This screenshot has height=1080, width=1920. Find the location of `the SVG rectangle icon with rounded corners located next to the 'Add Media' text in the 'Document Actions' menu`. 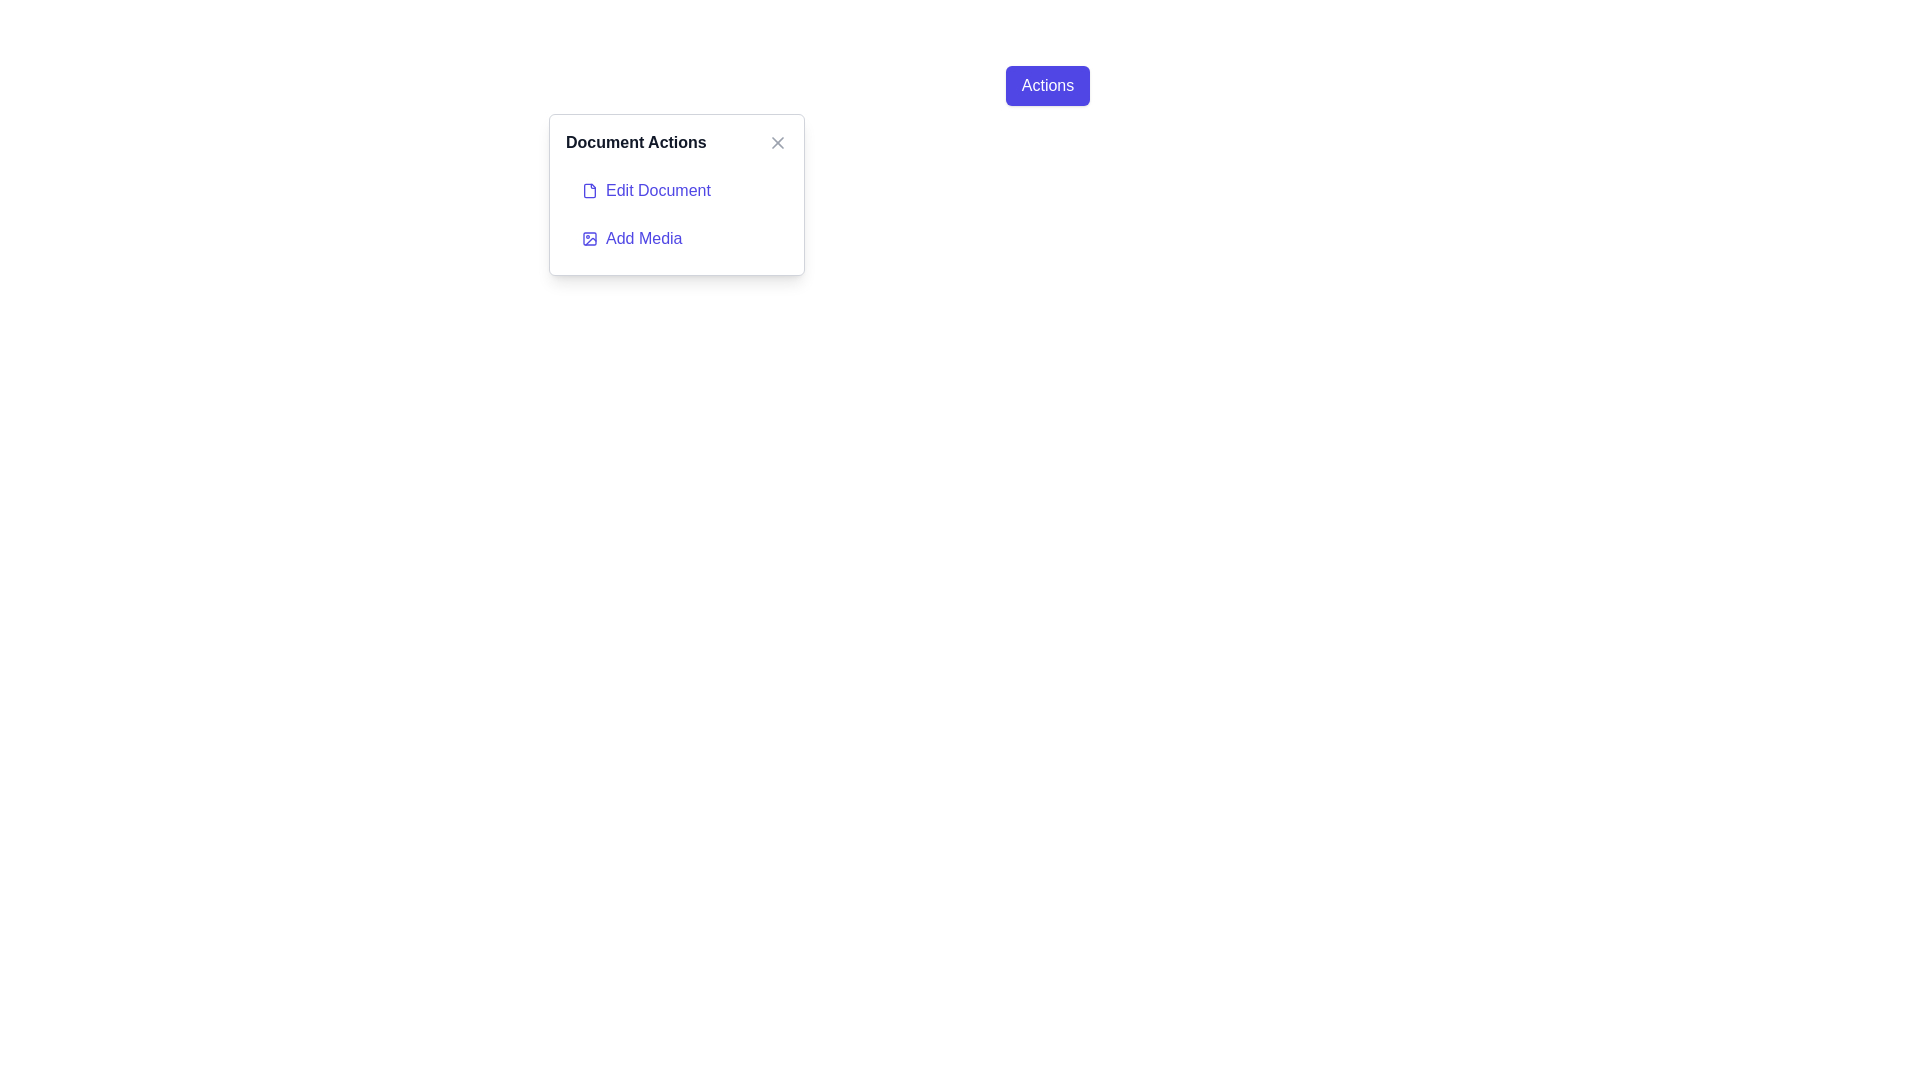

the SVG rectangle icon with rounded corners located next to the 'Add Media' text in the 'Document Actions' menu is located at coordinates (589, 238).